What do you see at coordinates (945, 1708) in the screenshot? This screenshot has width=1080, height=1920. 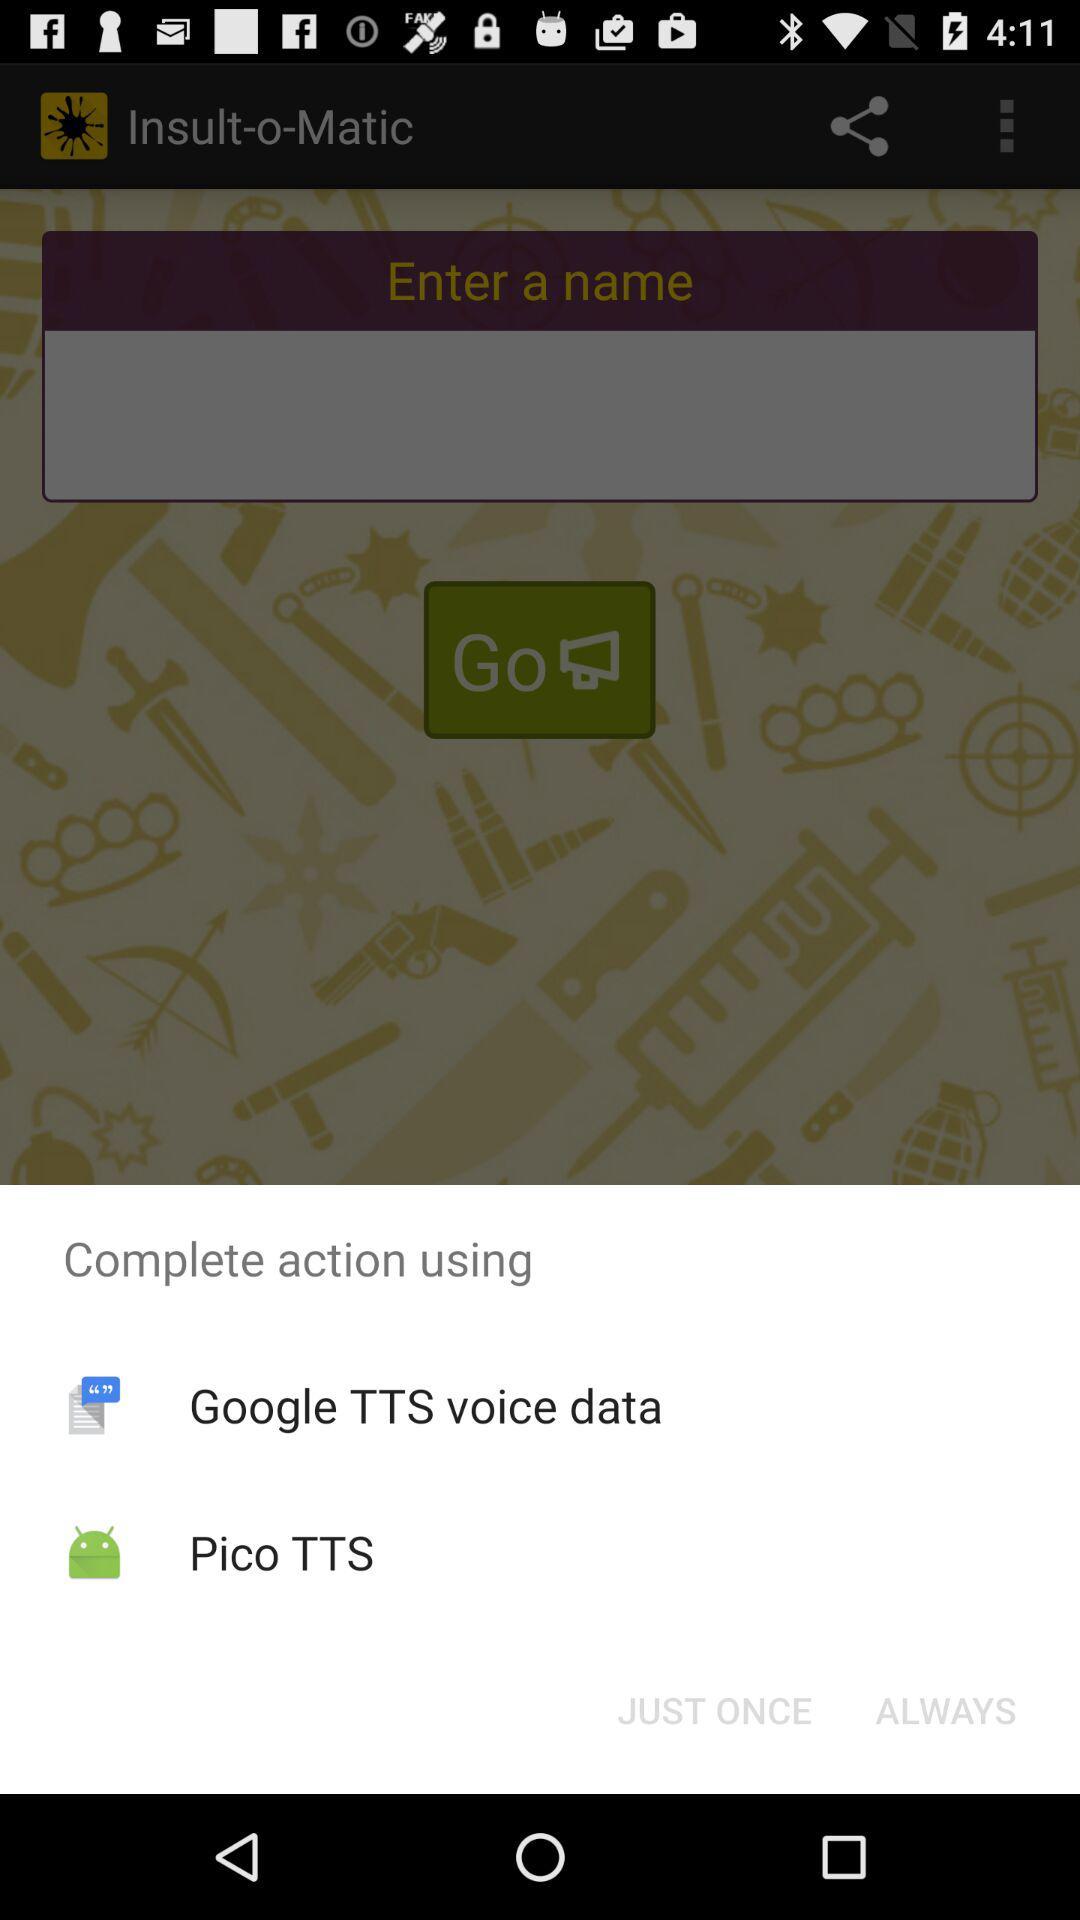 I see `the icon to the right of just once item` at bounding box center [945, 1708].